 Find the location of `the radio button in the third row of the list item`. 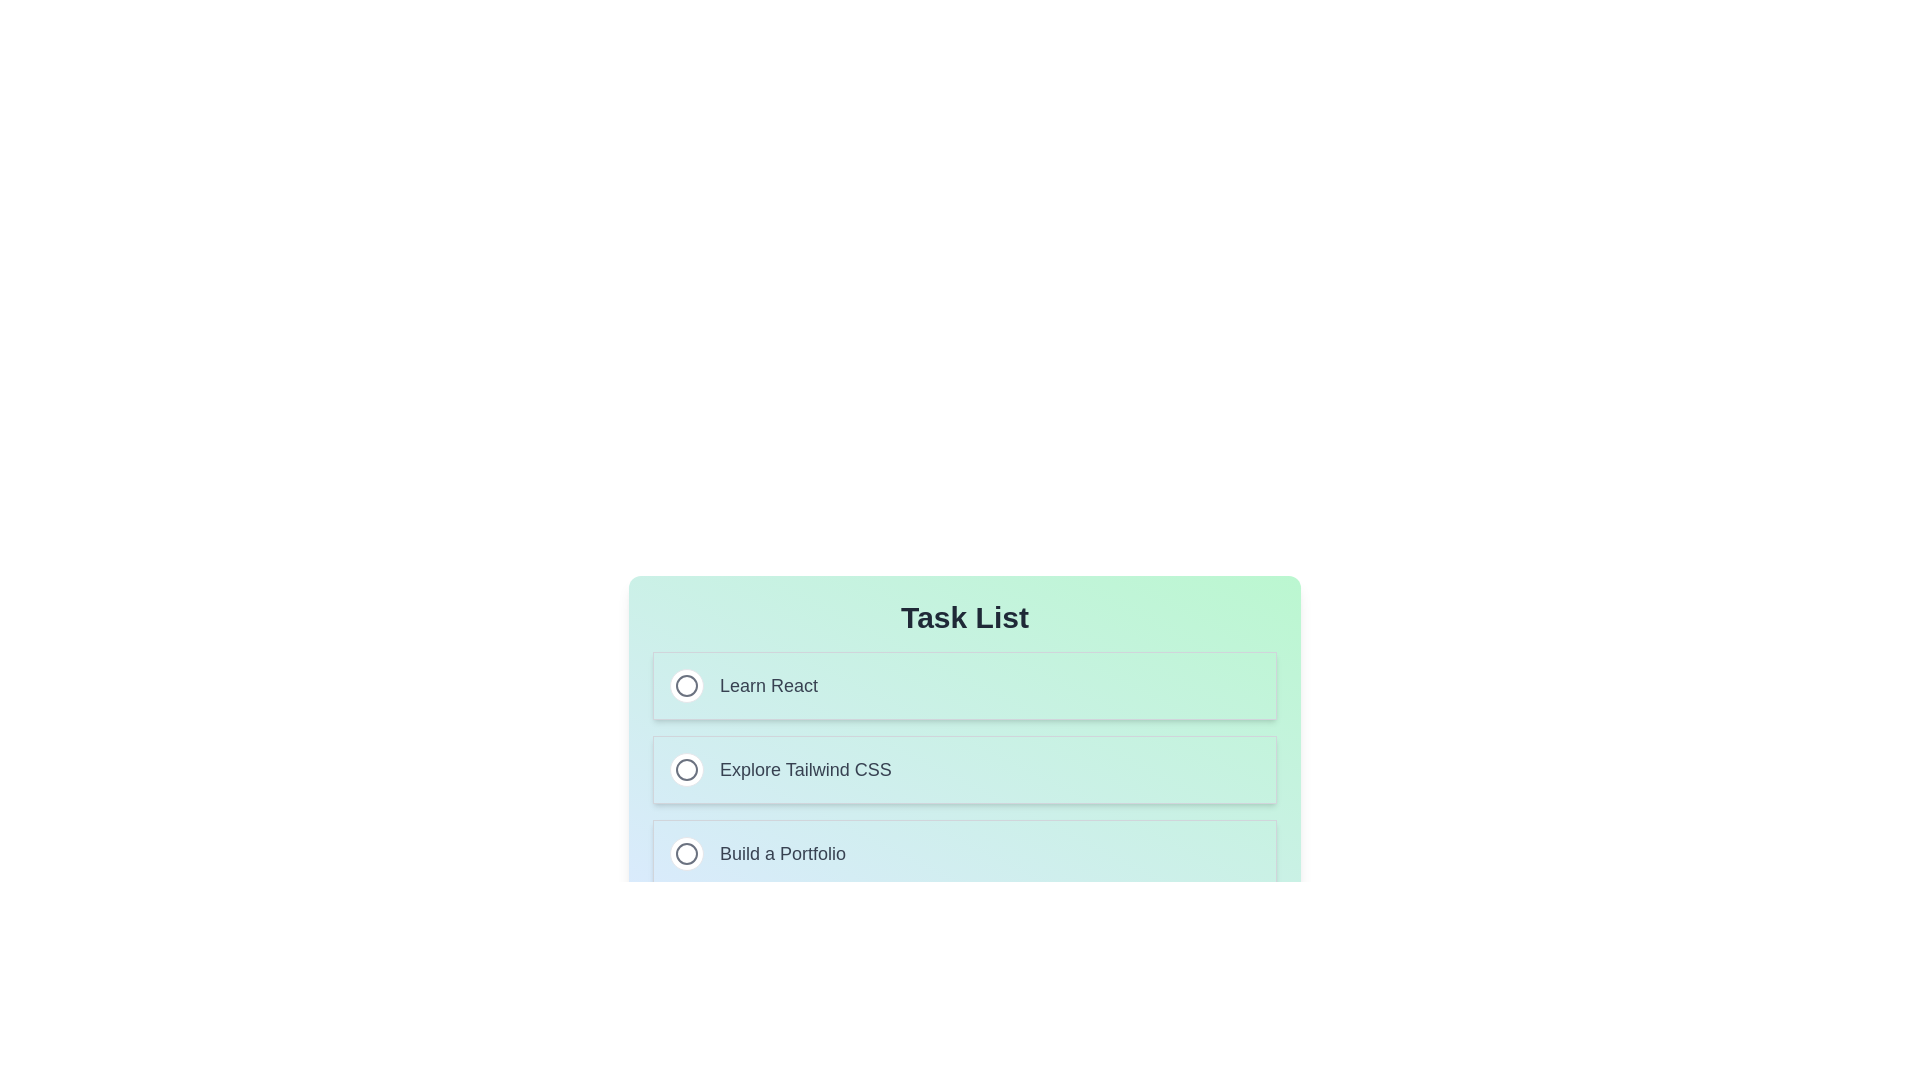

the radio button in the third row of the list item is located at coordinates (964, 853).